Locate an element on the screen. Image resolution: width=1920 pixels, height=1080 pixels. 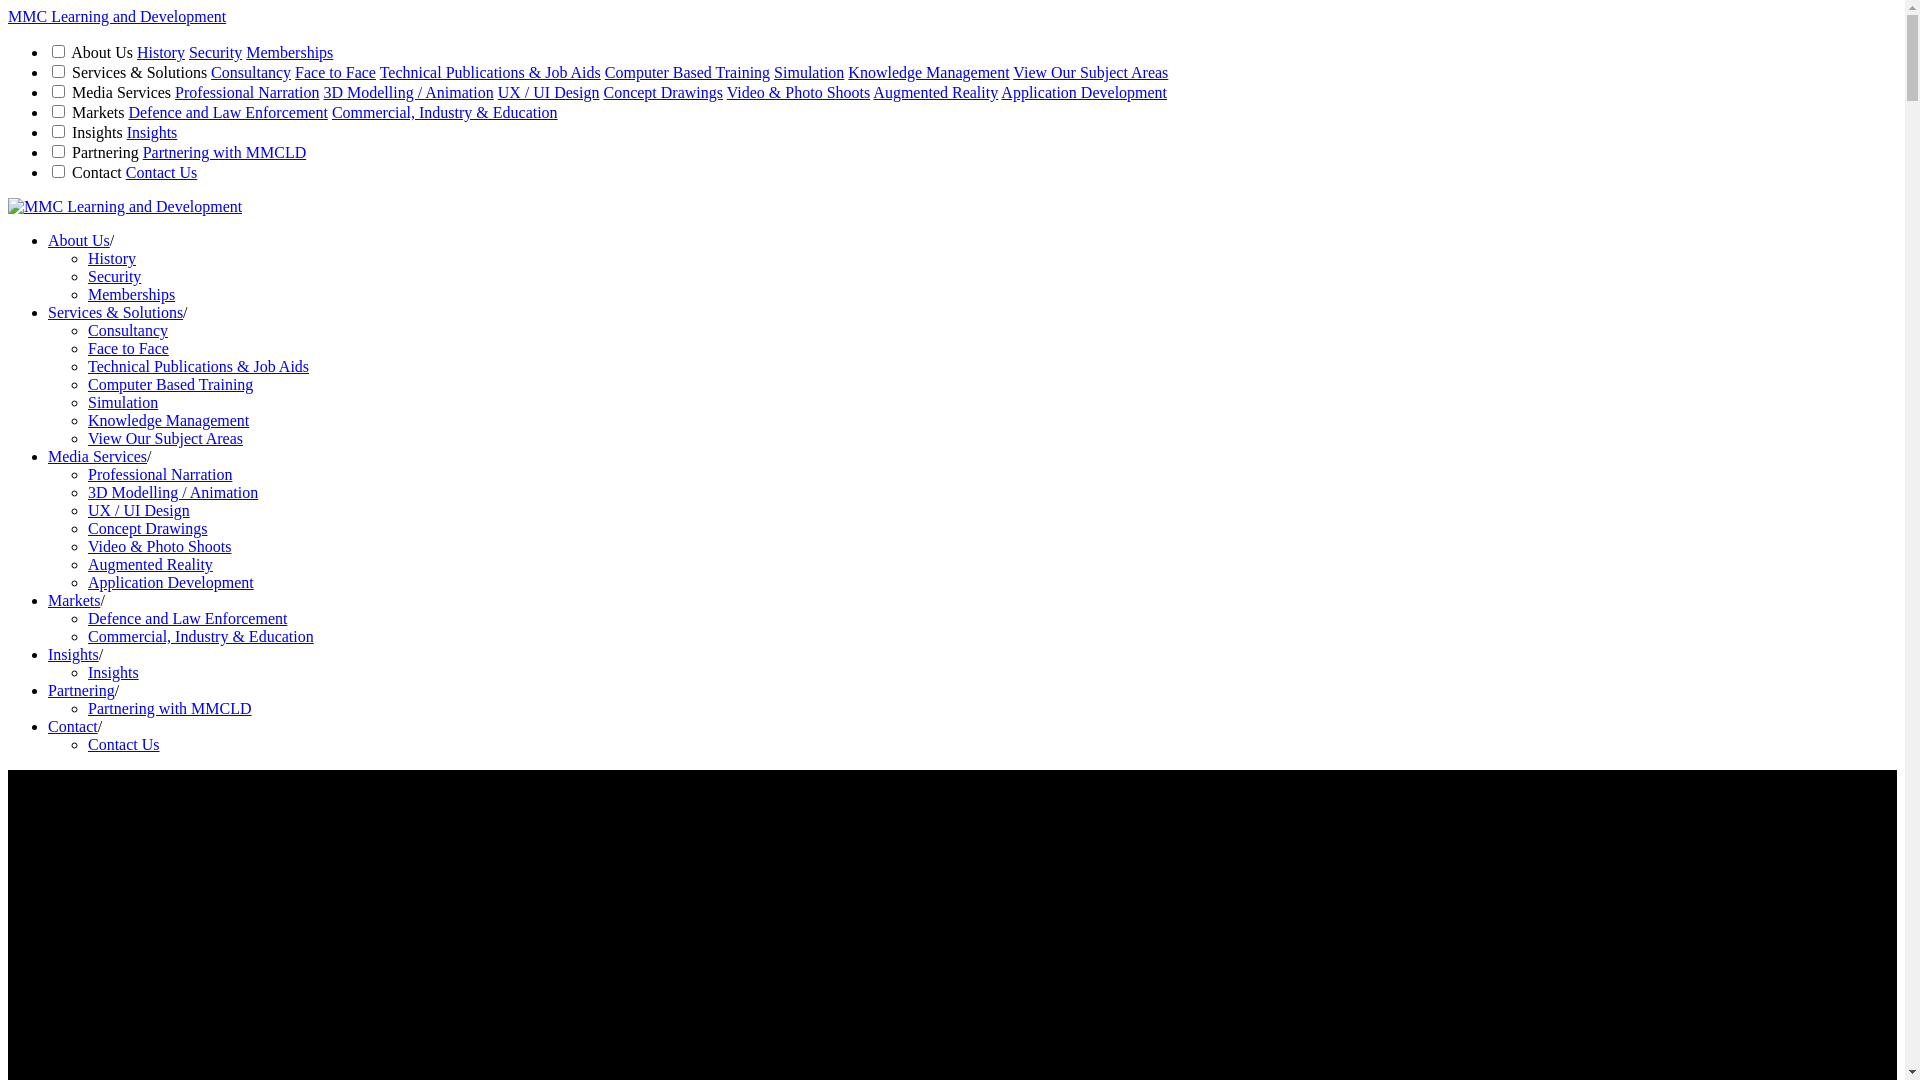
'Commercial, Industry & Education' is located at coordinates (444, 112).